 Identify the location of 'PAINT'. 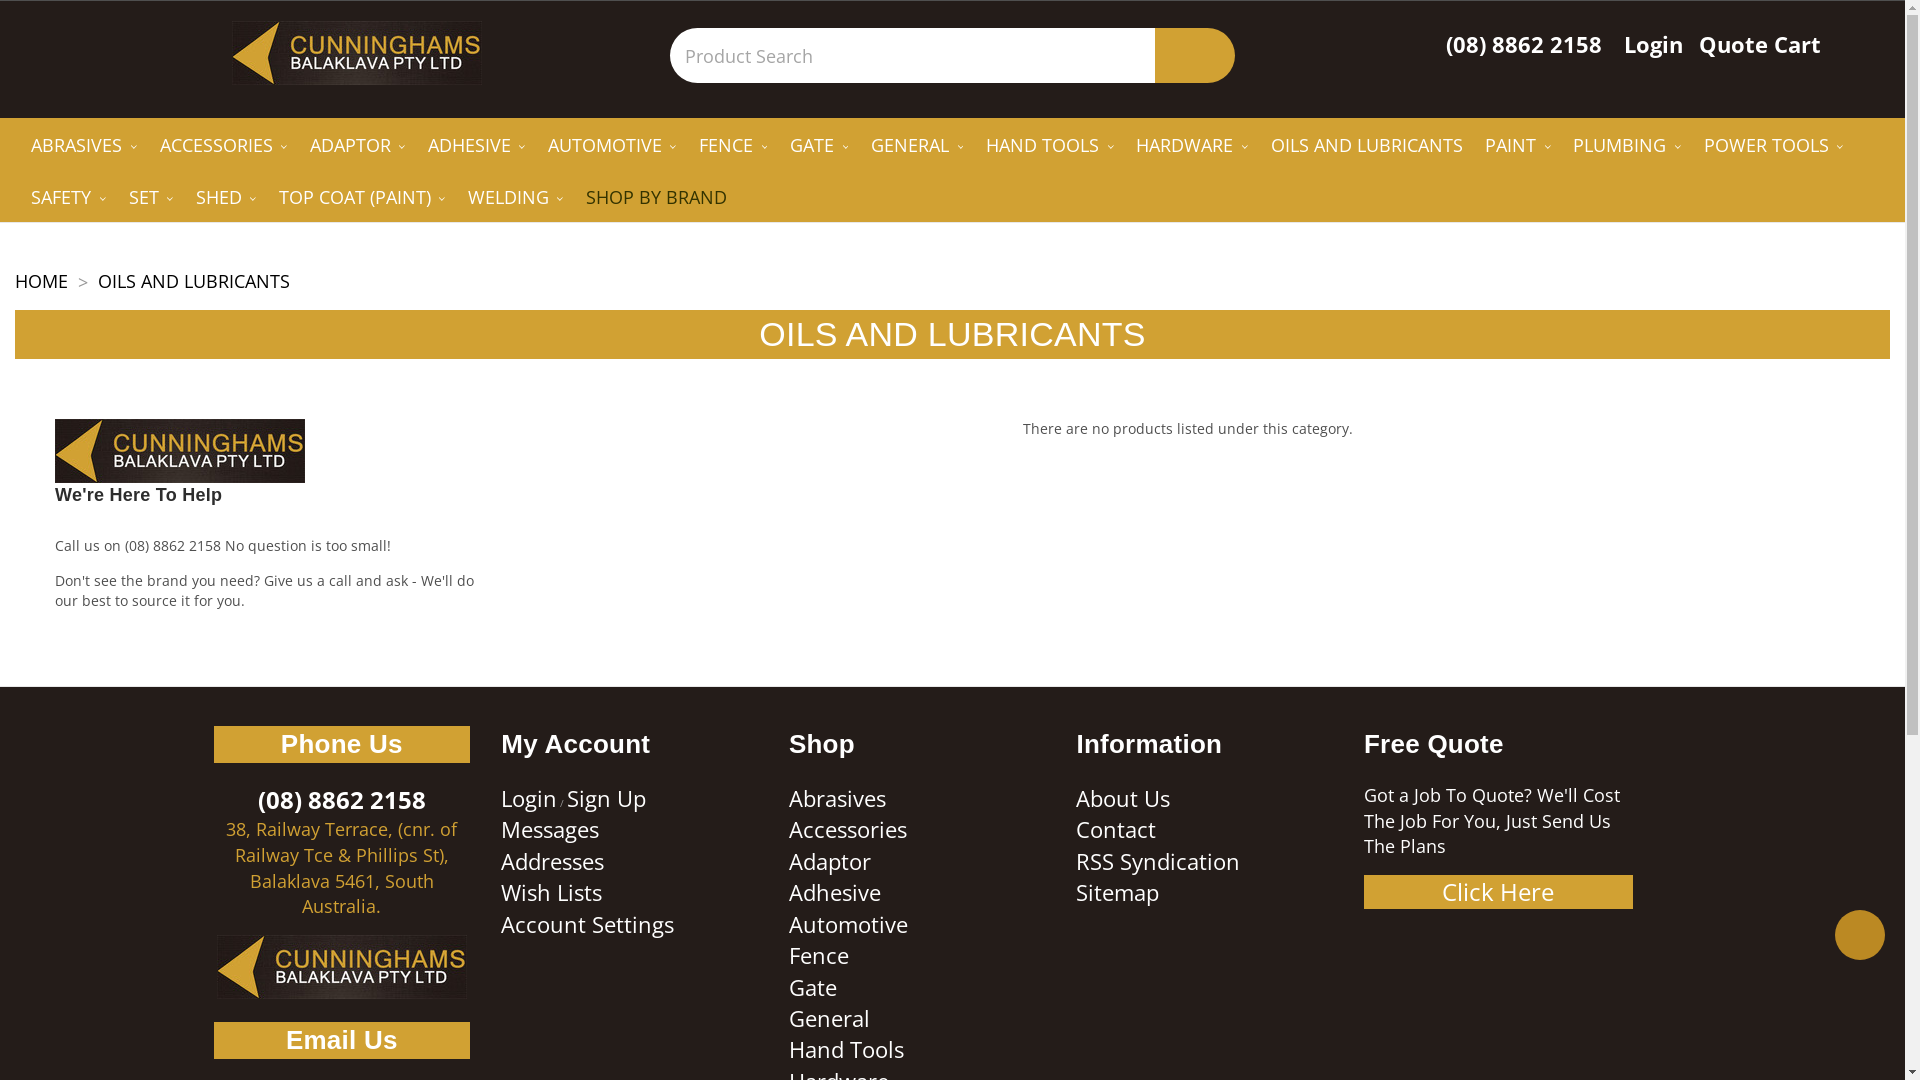
(1517, 146).